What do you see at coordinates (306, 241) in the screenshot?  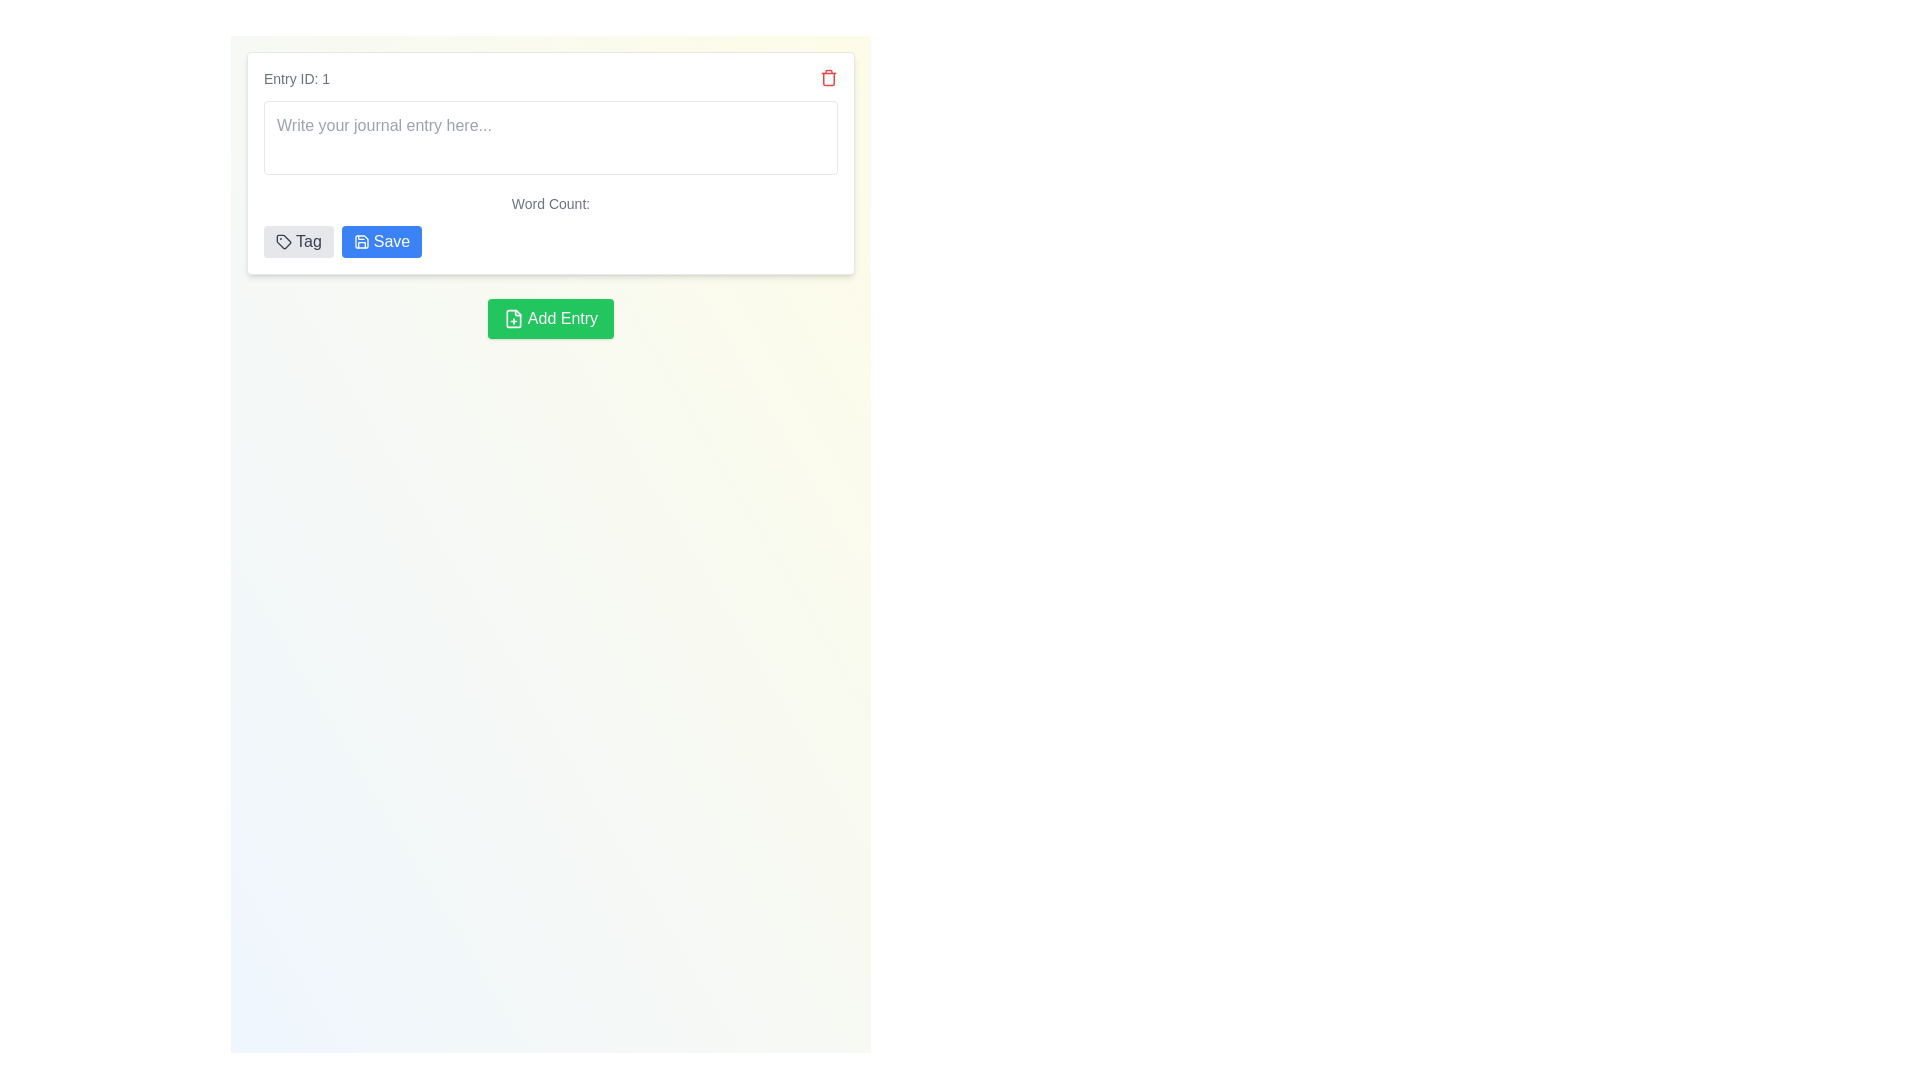 I see `the 'Tag' text label located to the left of the 'Save' button` at bounding box center [306, 241].